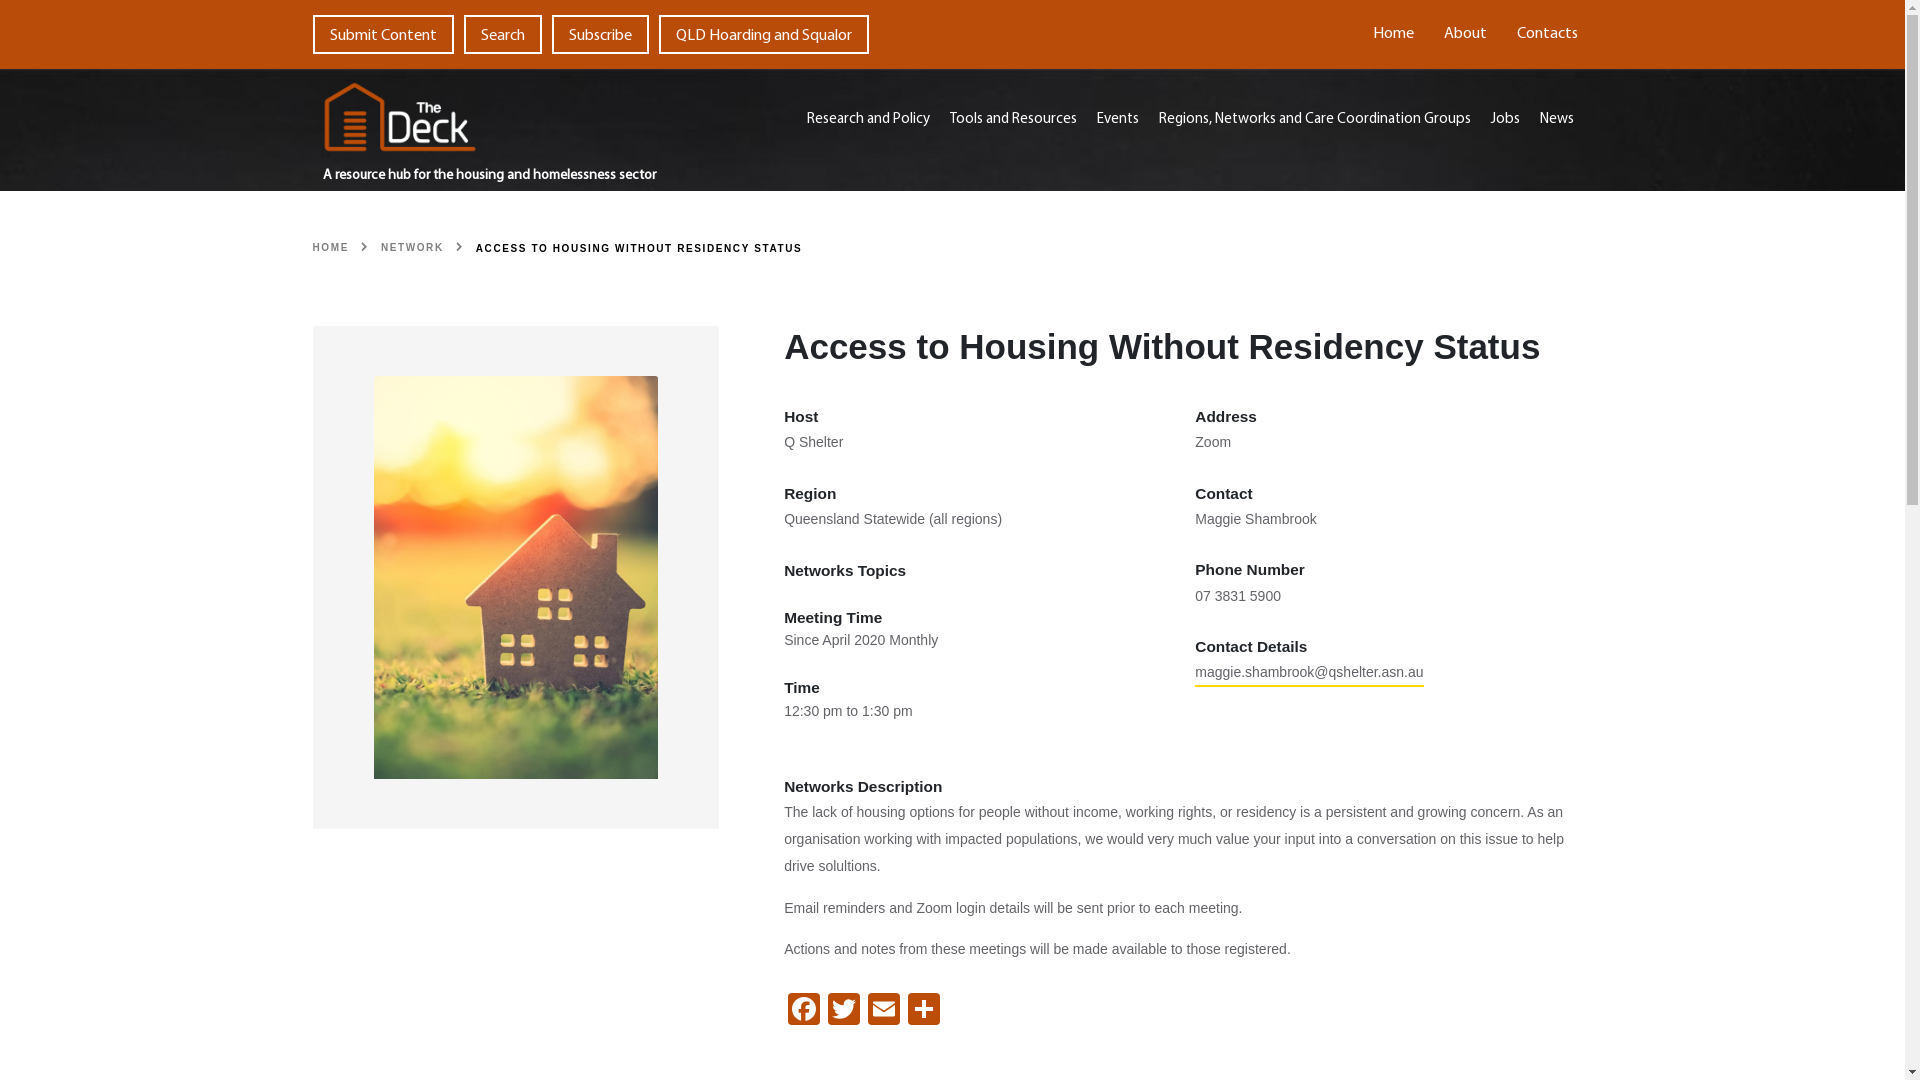 Image resolution: width=1920 pixels, height=1080 pixels. Describe the element at coordinates (1546, 34) in the screenshot. I see `'Contacts'` at that location.